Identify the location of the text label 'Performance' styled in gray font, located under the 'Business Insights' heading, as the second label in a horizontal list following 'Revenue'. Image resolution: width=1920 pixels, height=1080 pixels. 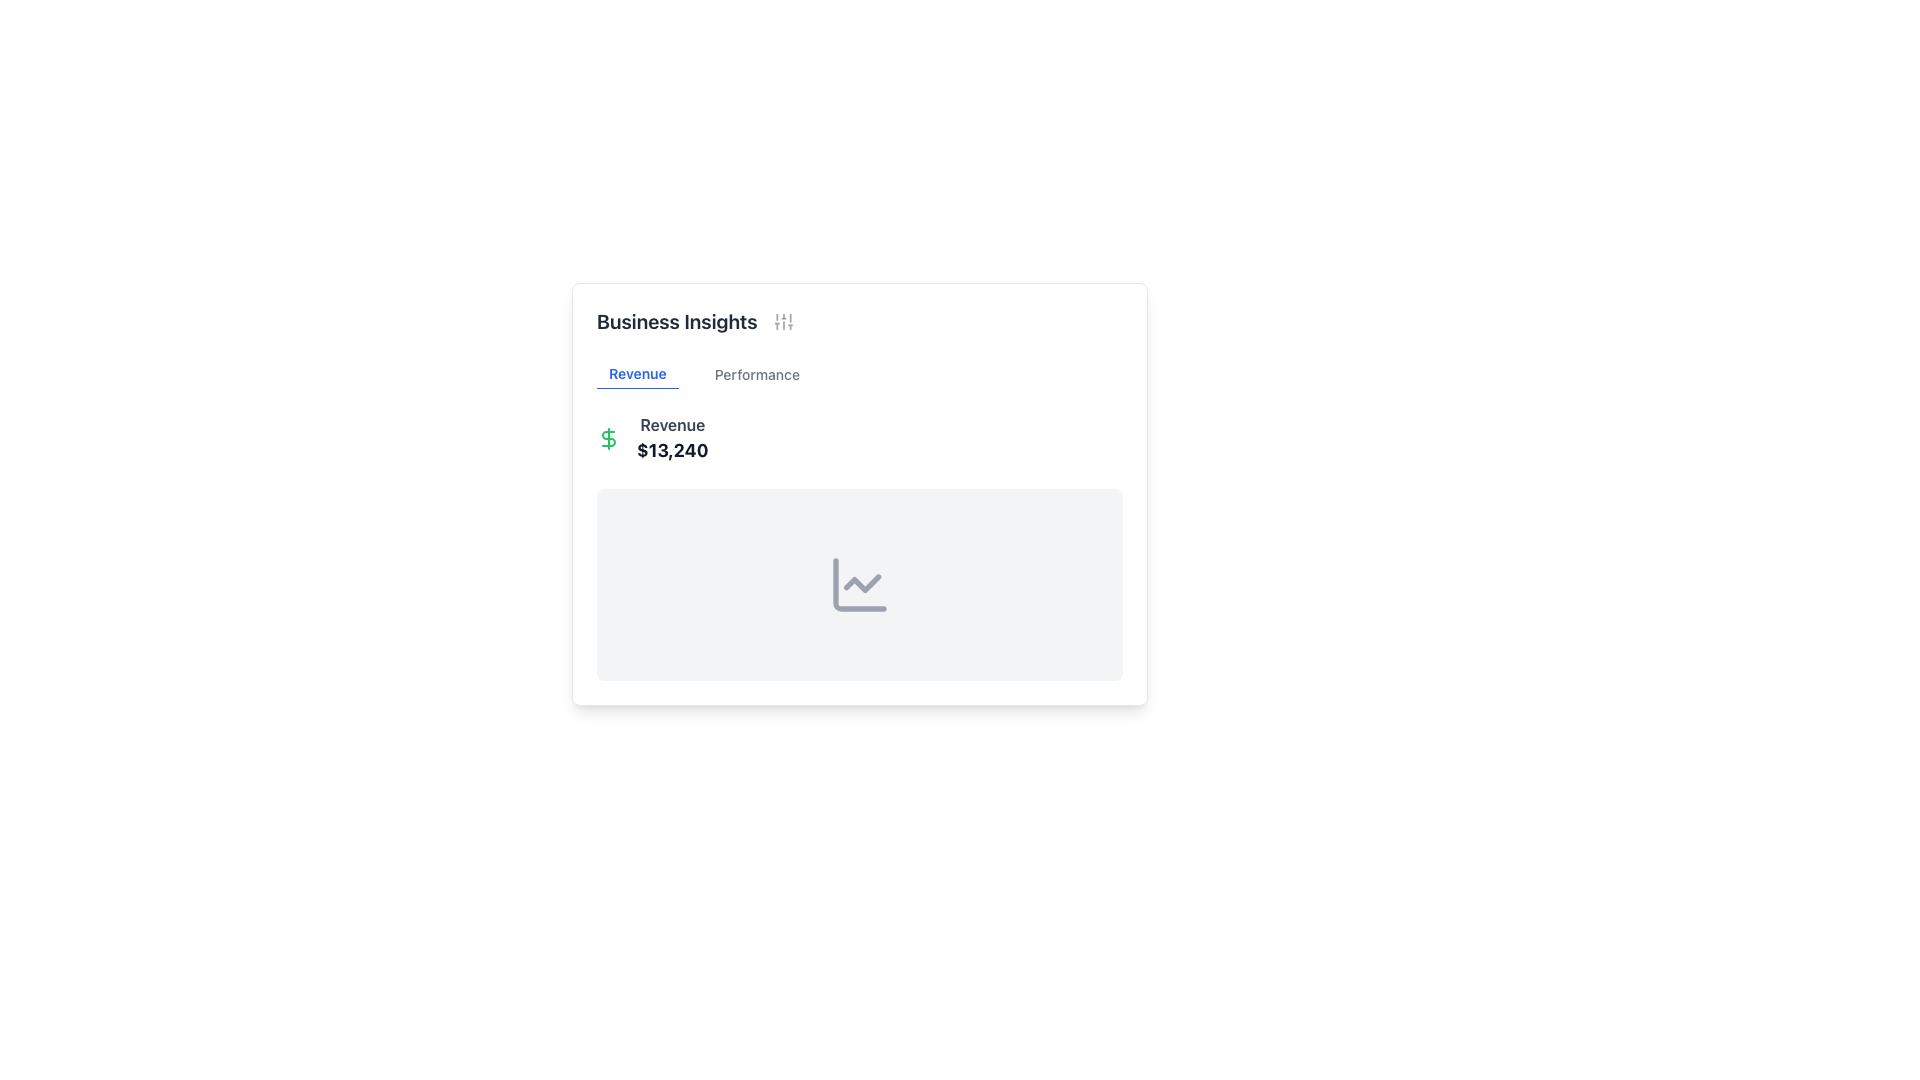
(756, 374).